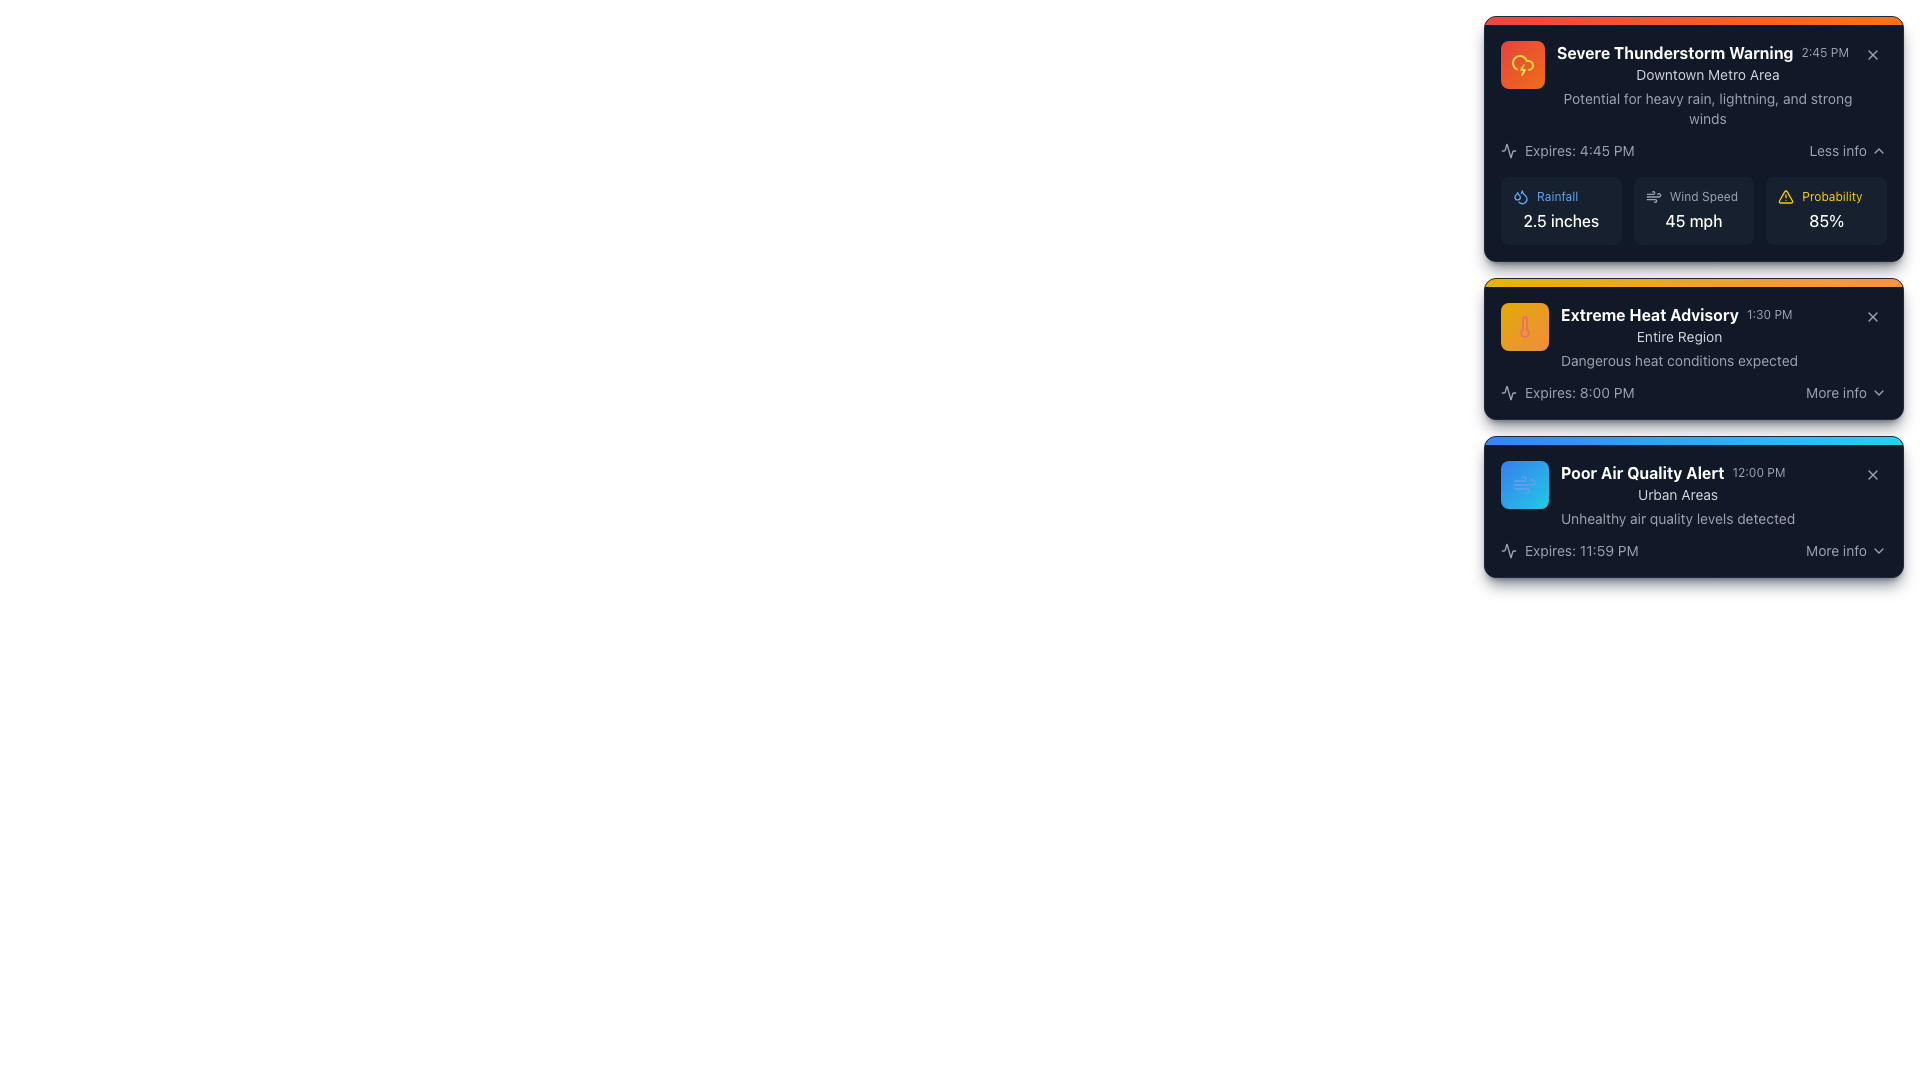 The width and height of the screenshot is (1920, 1080). I want to click on the decorative bar located at the top of the first alert card, which indicates the severity of the alert associated with the title 'Severe Thunderstorm Warning', so click(1693, 20).